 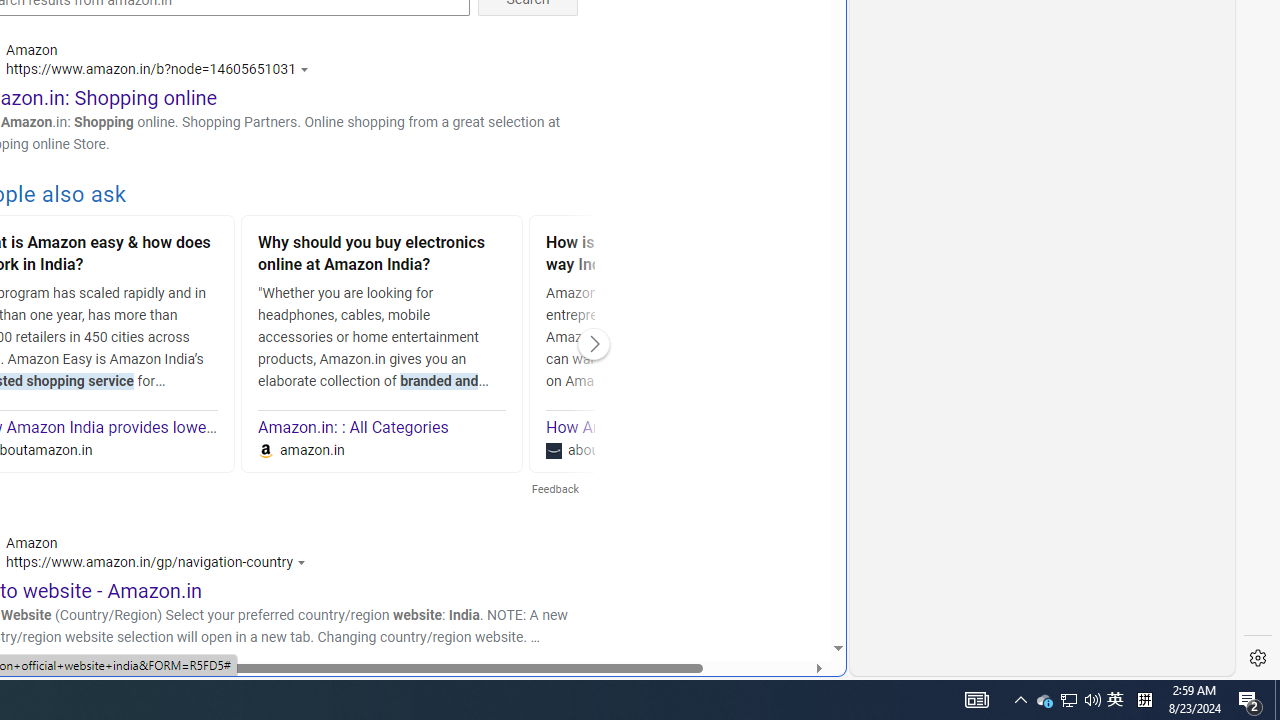 What do you see at coordinates (554, 489) in the screenshot?
I see `'Feedback'` at bounding box center [554, 489].